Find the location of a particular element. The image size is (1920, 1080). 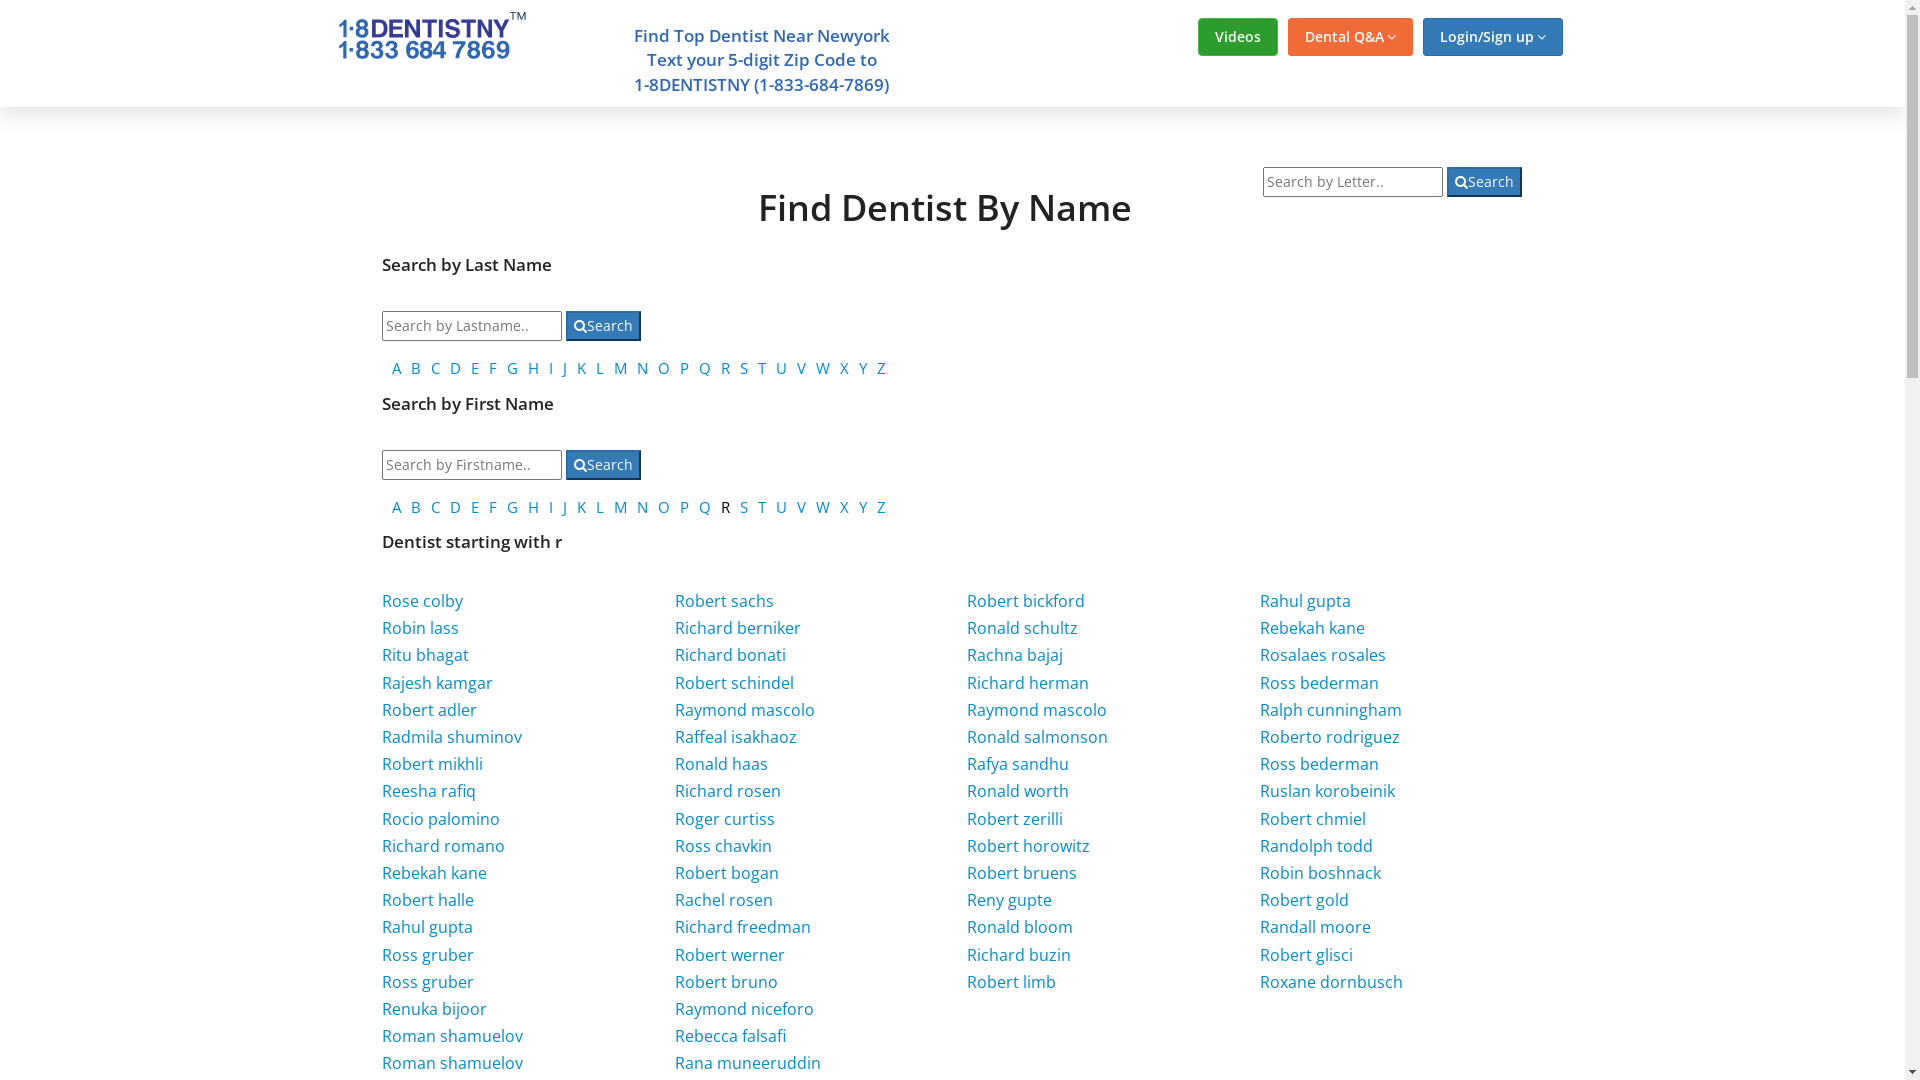

'Rafya sandhu' is located at coordinates (1017, 763).